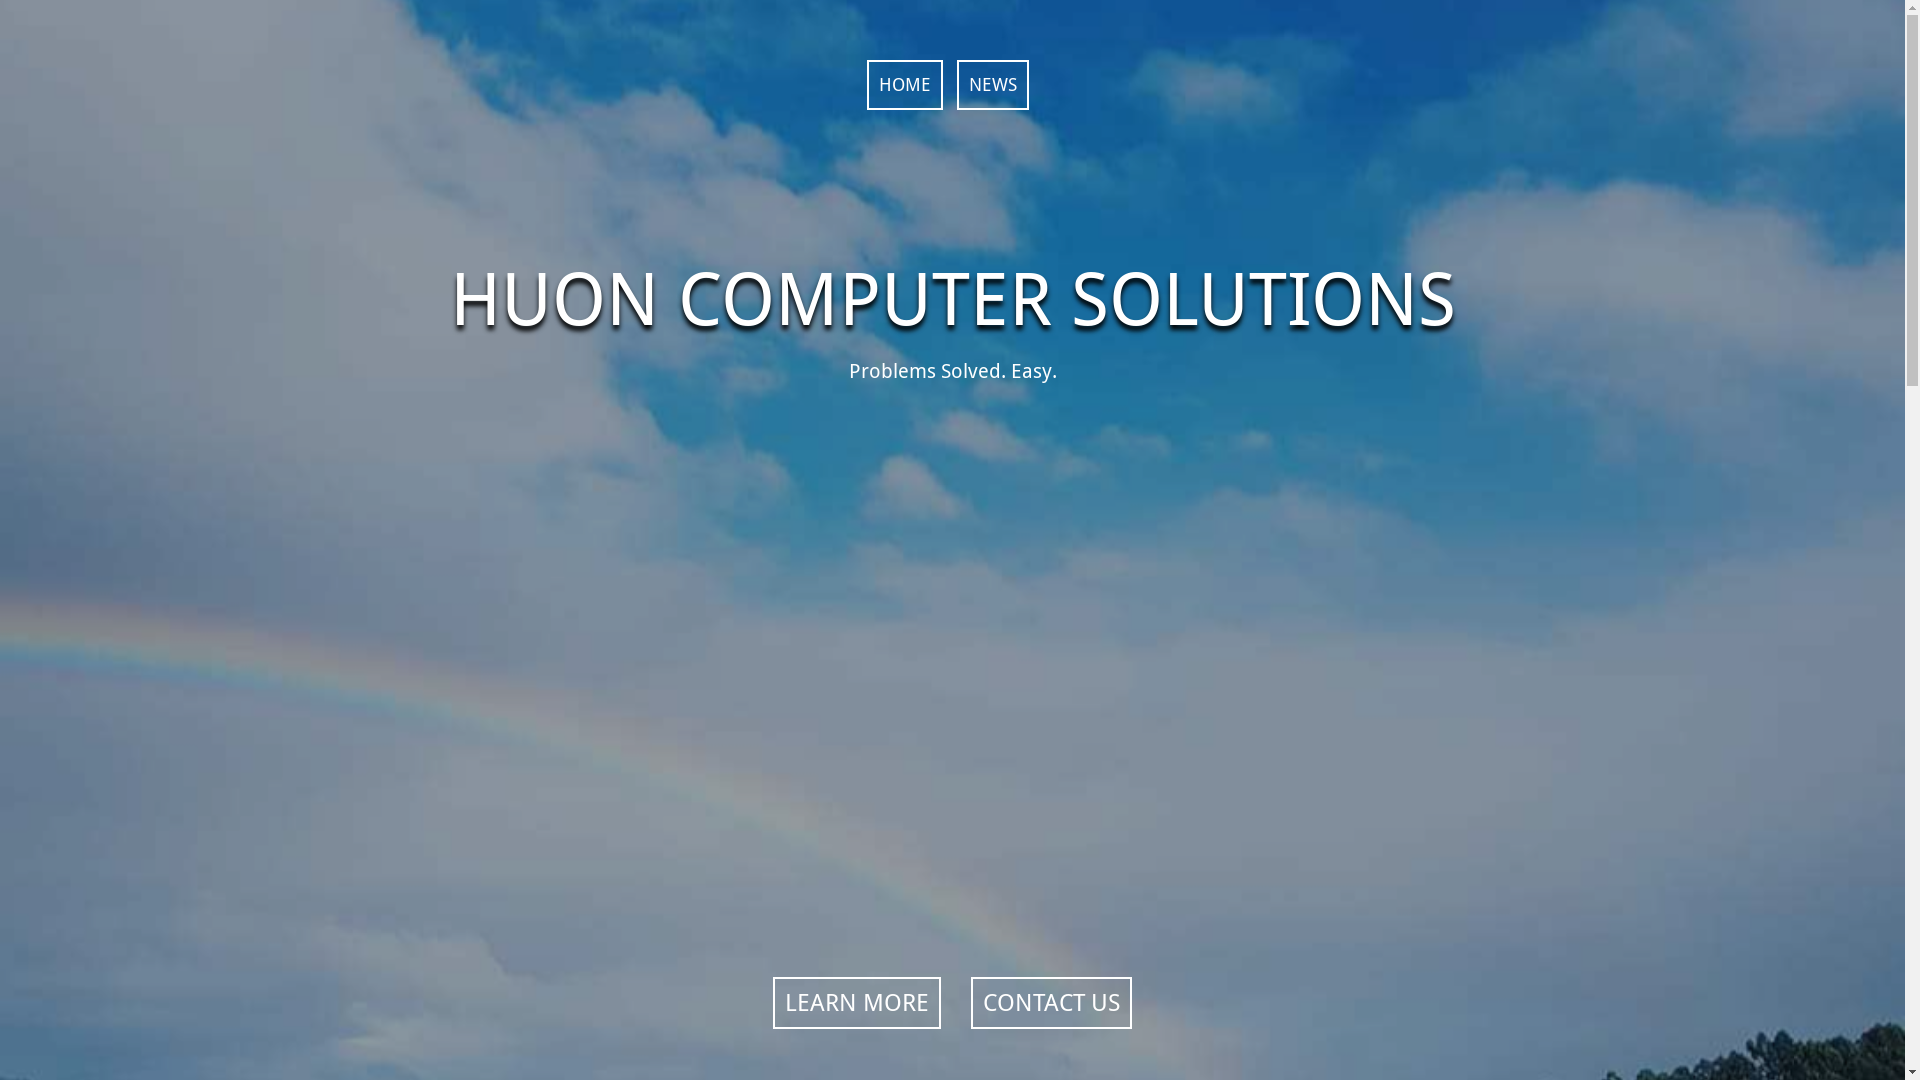 The width and height of the screenshot is (1920, 1080). What do you see at coordinates (902, 83) in the screenshot?
I see `'HOME'` at bounding box center [902, 83].